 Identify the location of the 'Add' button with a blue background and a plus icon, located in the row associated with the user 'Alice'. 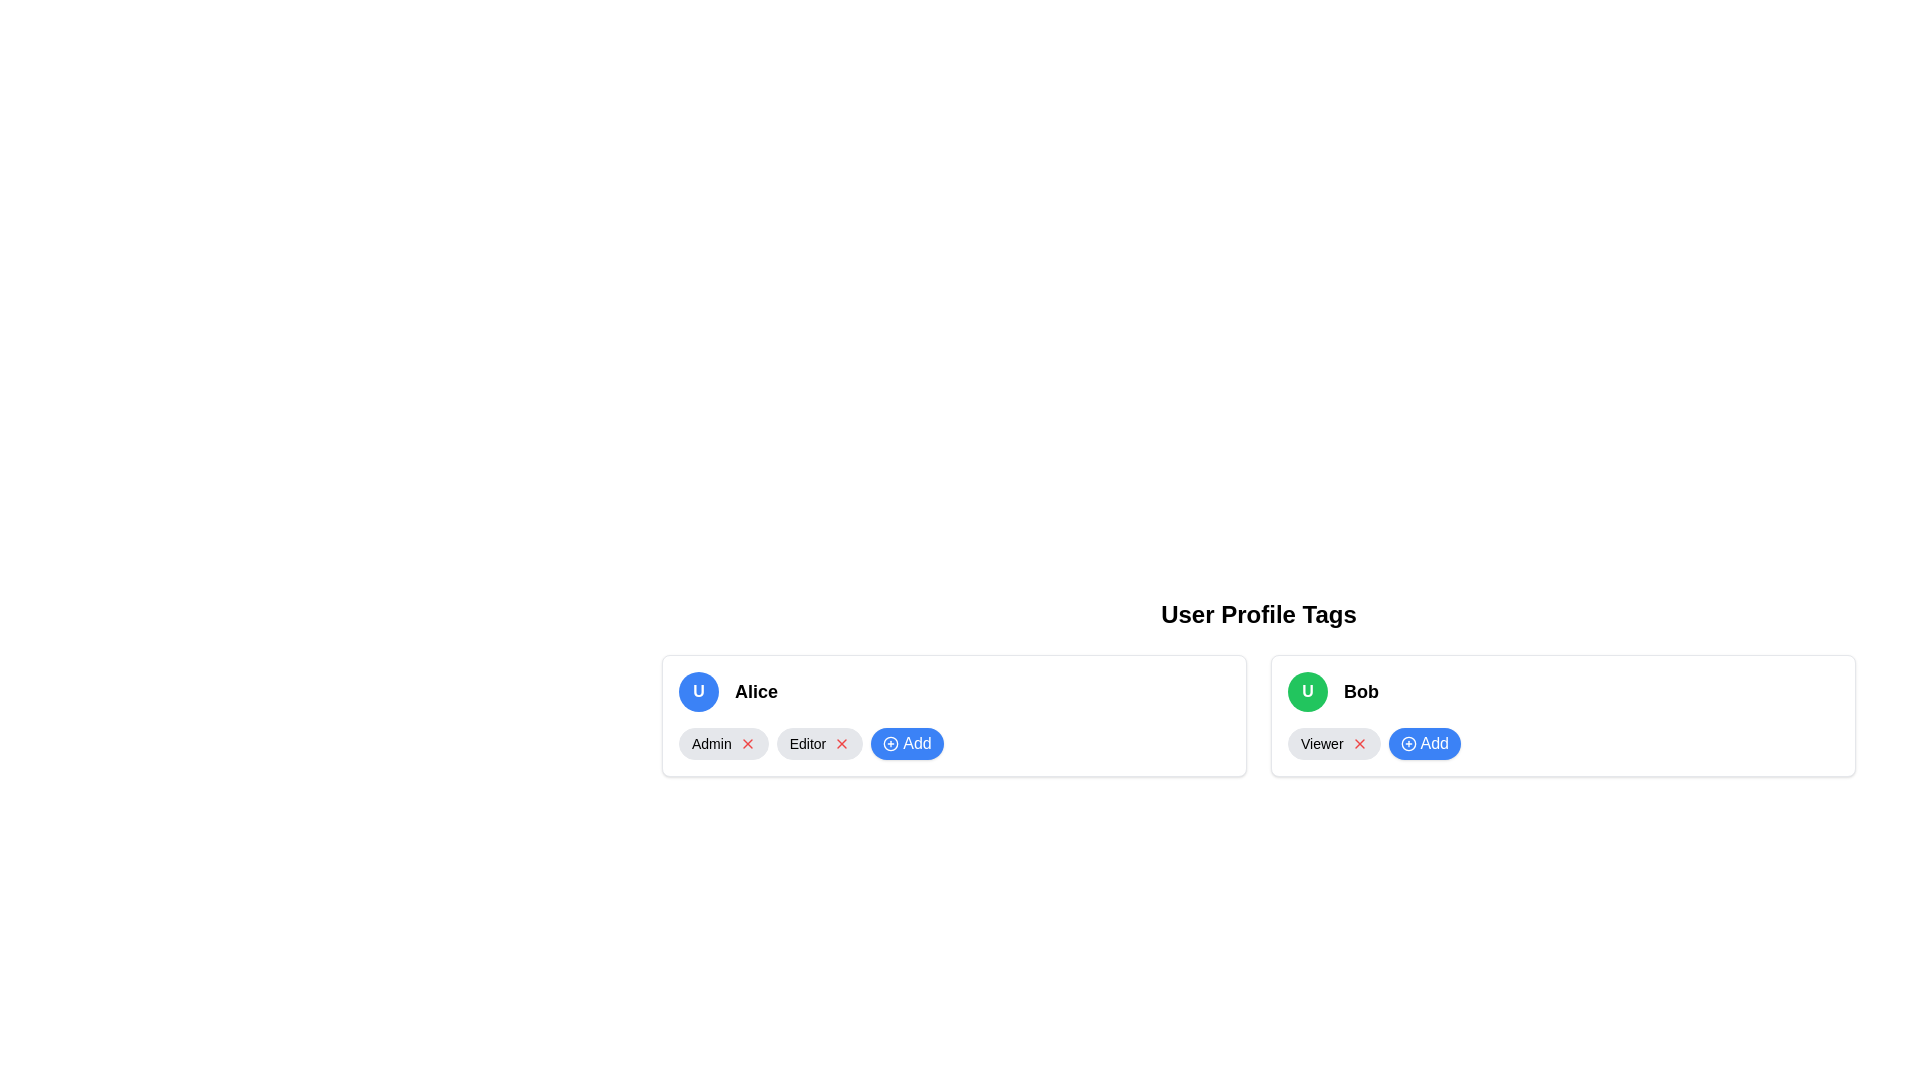
(906, 744).